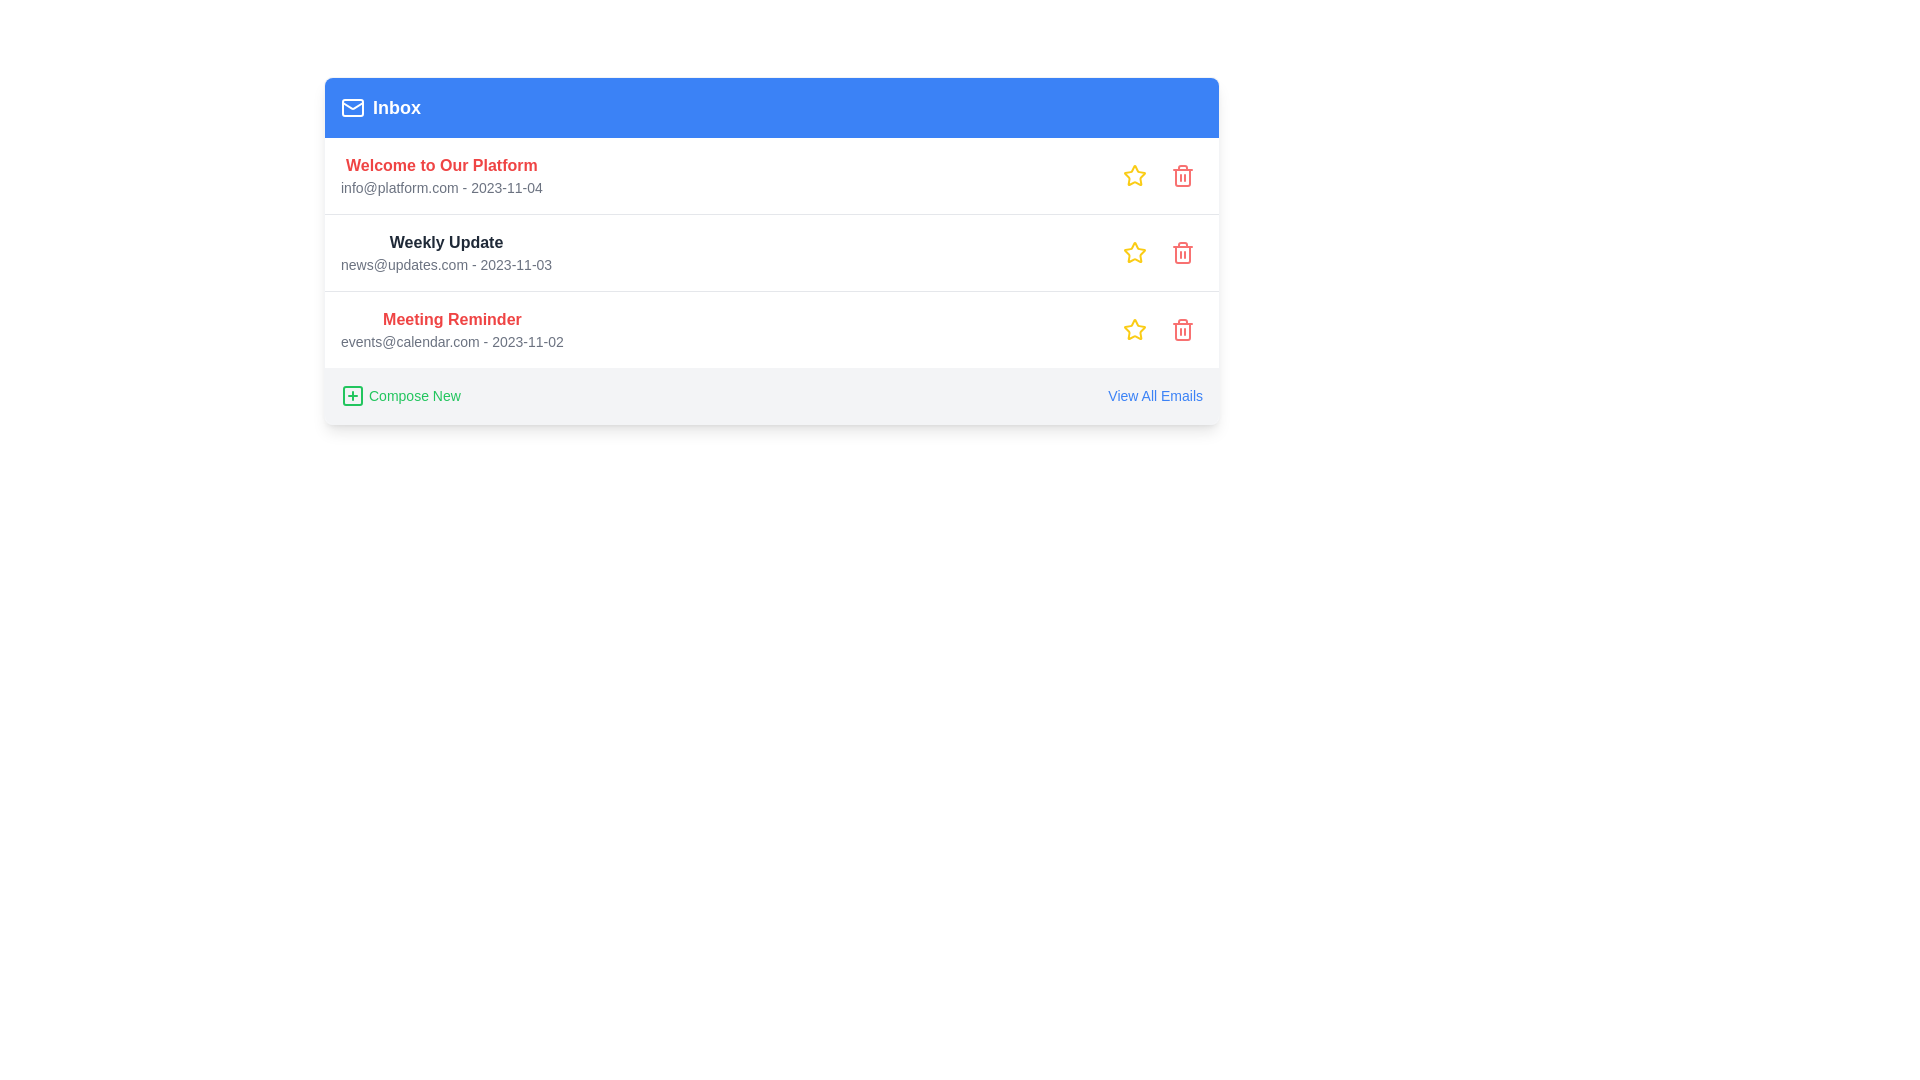  What do you see at coordinates (1182, 252) in the screenshot?
I see `the delete button, which is the second icon in the rightmost column of the email list for the 'Weekly Update' entry` at bounding box center [1182, 252].